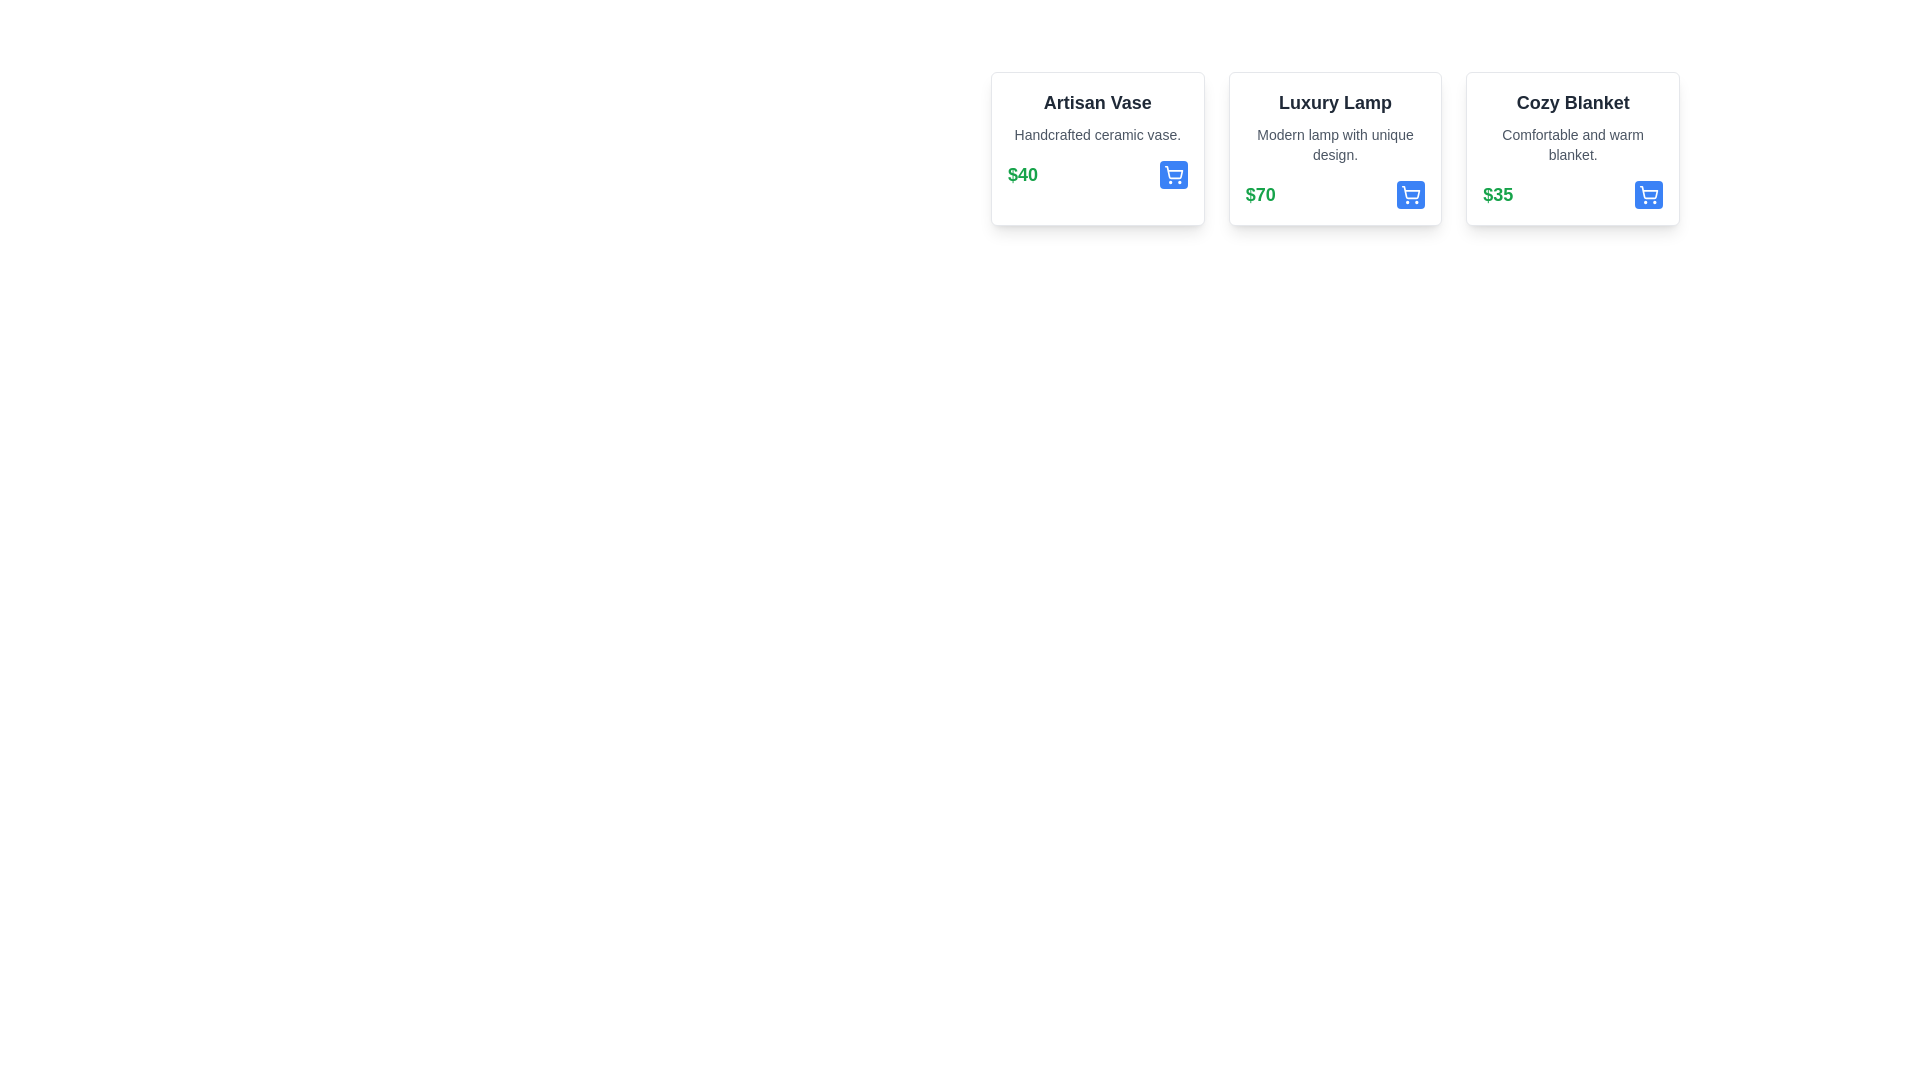  Describe the element at coordinates (1096, 135) in the screenshot. I see `the text label that reads 'Handcrafted ceramic vase.' which is located below the title 'Artisan Vase' and above the price '$40' in a bordered, white card` at that location.